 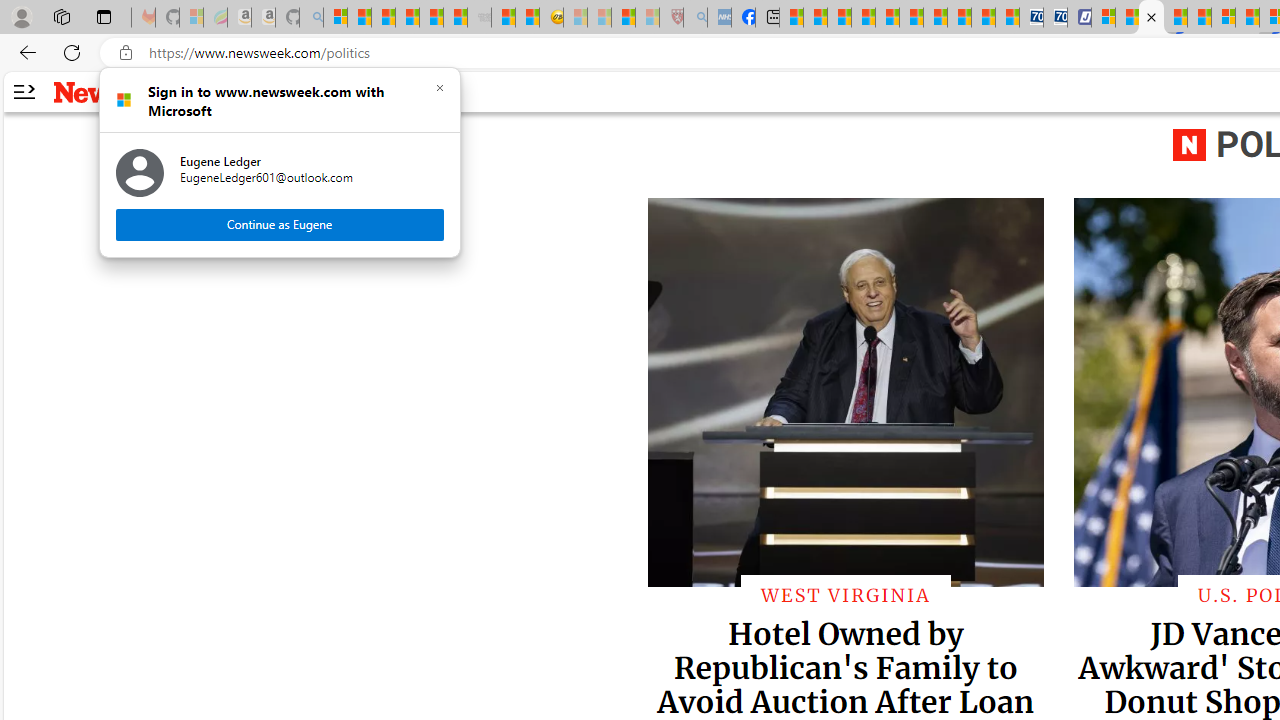 I want to click on 'Combat Siege - Sleeping', so click(x=480, y=17).